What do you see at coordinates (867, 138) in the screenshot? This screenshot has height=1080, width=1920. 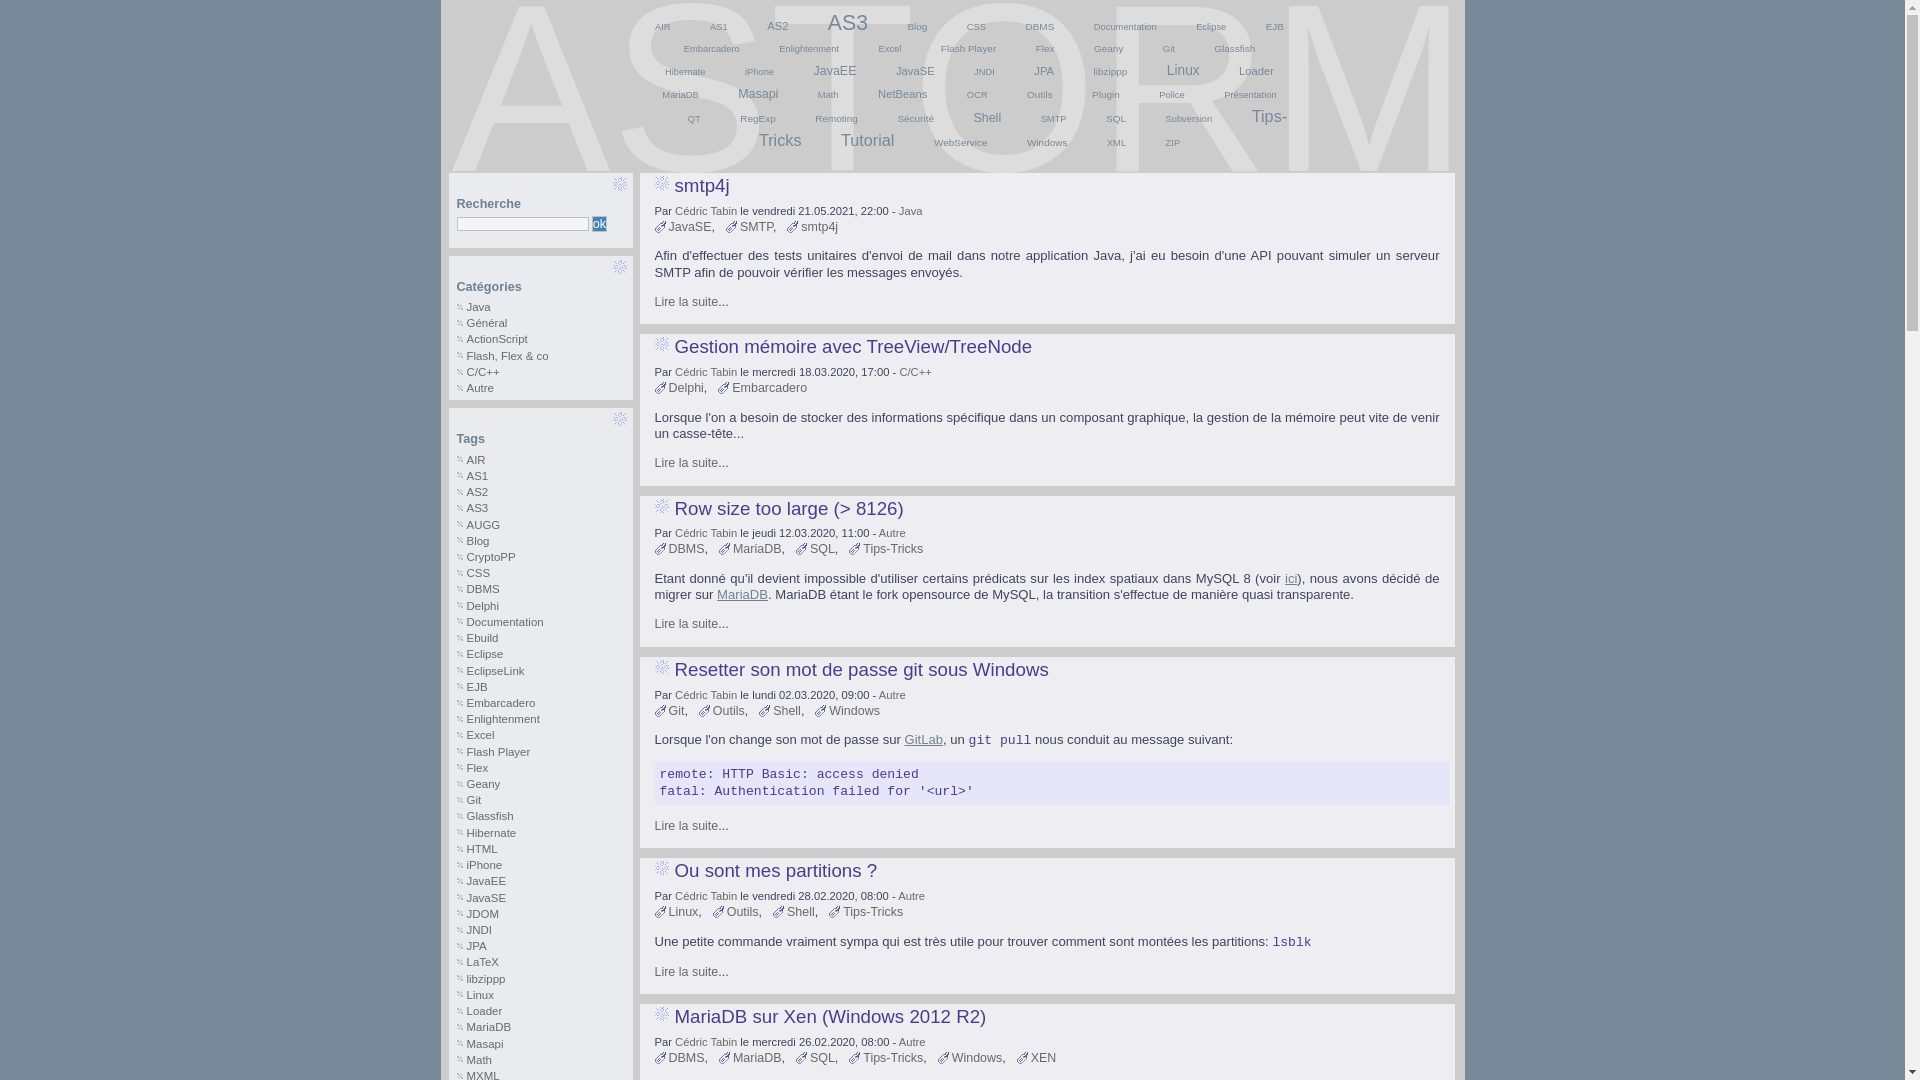 I see `'Tutorial'` at bounding box center [867, 138].